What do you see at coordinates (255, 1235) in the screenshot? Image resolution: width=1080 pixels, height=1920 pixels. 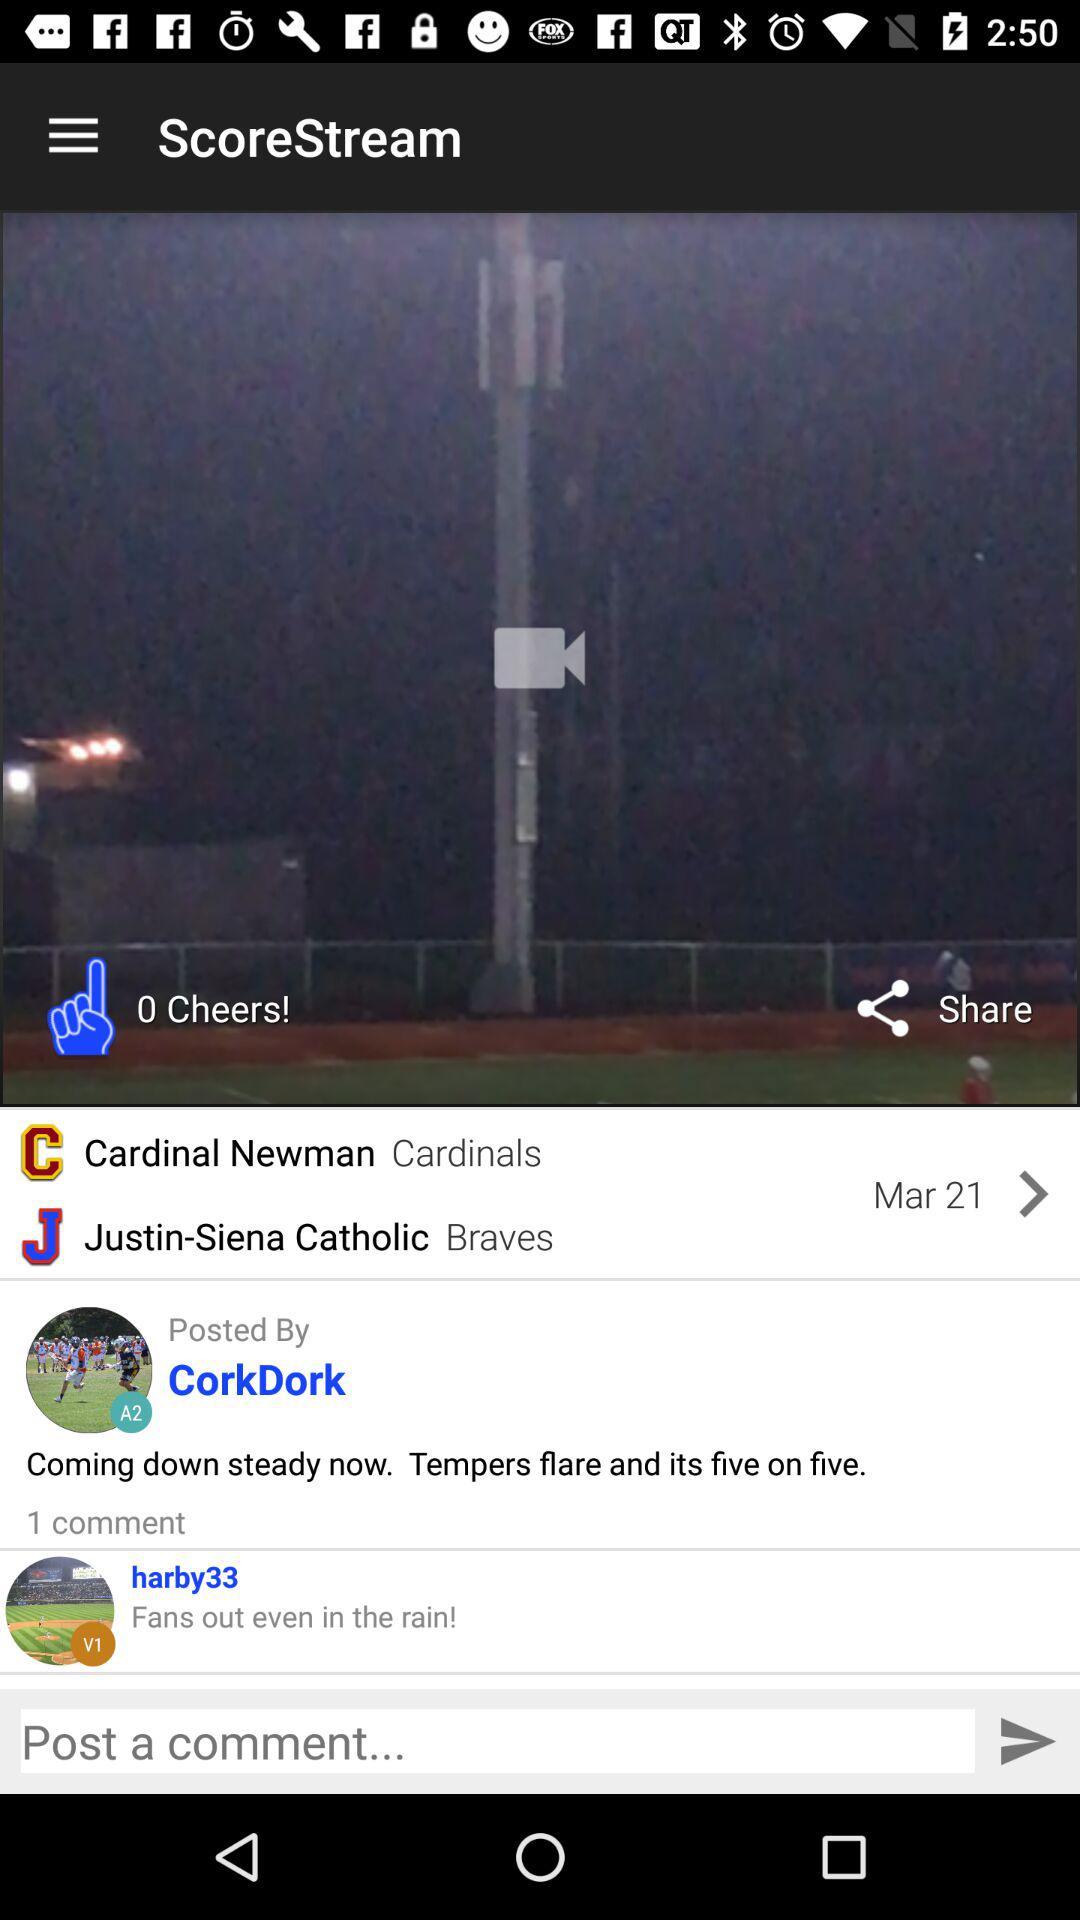 I see `the icon to the left of the braves item` at bounding box center [255, 1235].